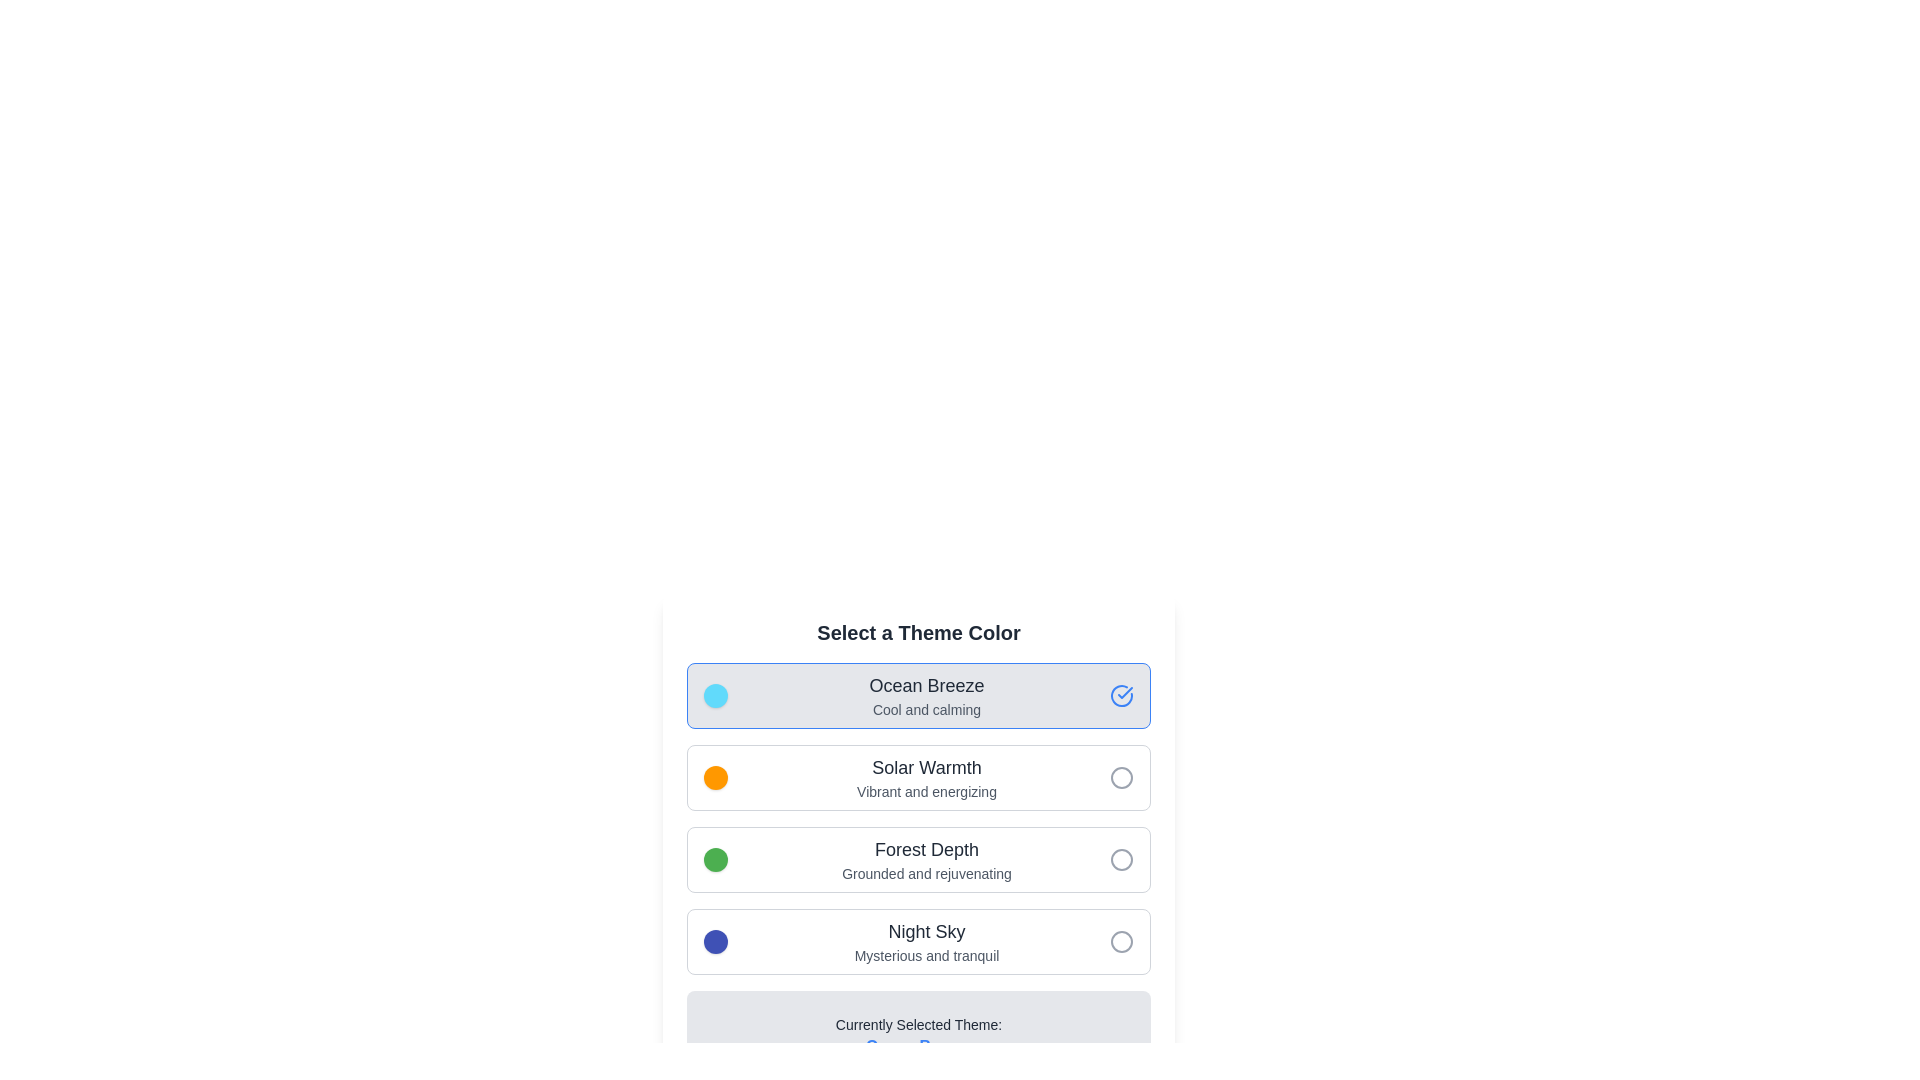  What do you see at coordinates (715, 859) in the screenshot?
I see `the green circular indicator located to the left of the 'Forest Depth' list card, which is the third card in the column of similar cards` at bounding box center [715, 859].